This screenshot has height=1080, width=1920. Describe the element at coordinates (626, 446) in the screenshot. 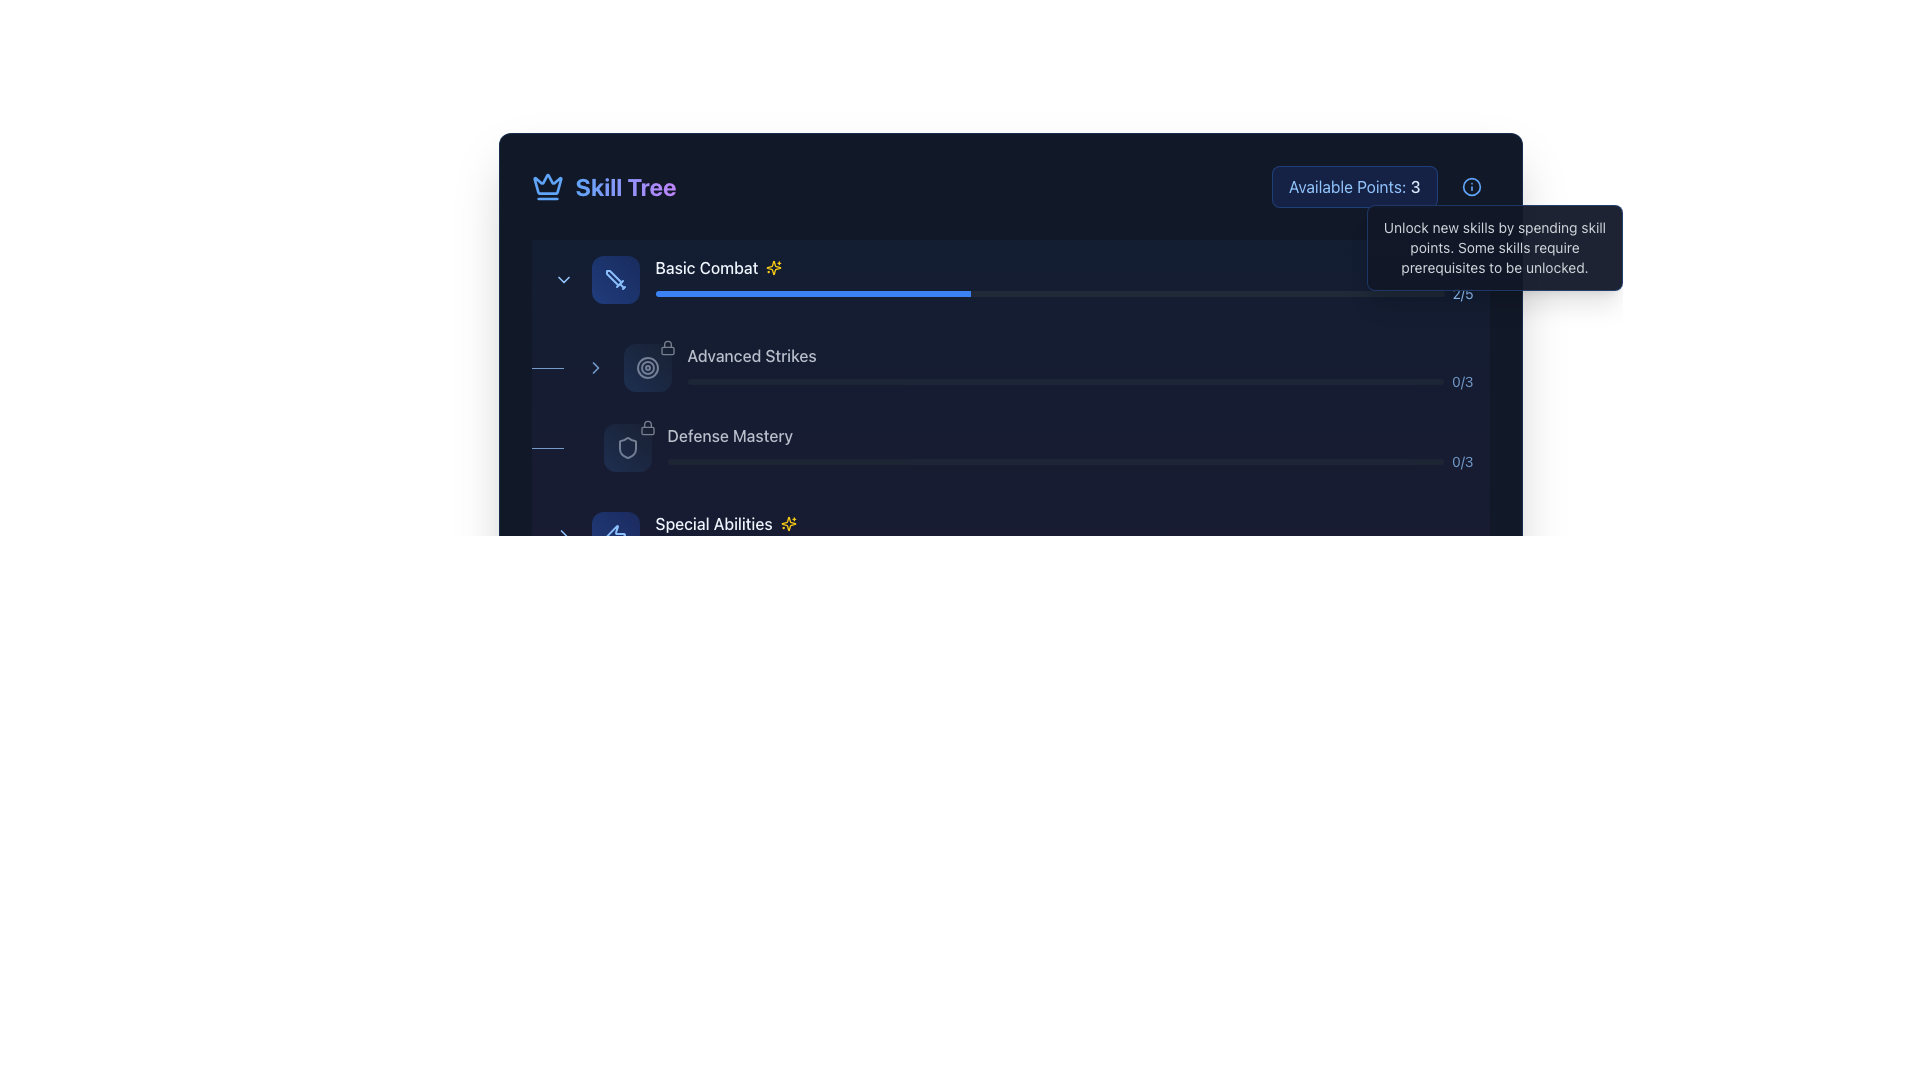

I see `the shield-shaped icon with a dark gray outline, located in the skill selection interface adjacent to the 'Defense Mastery' label` at that location.